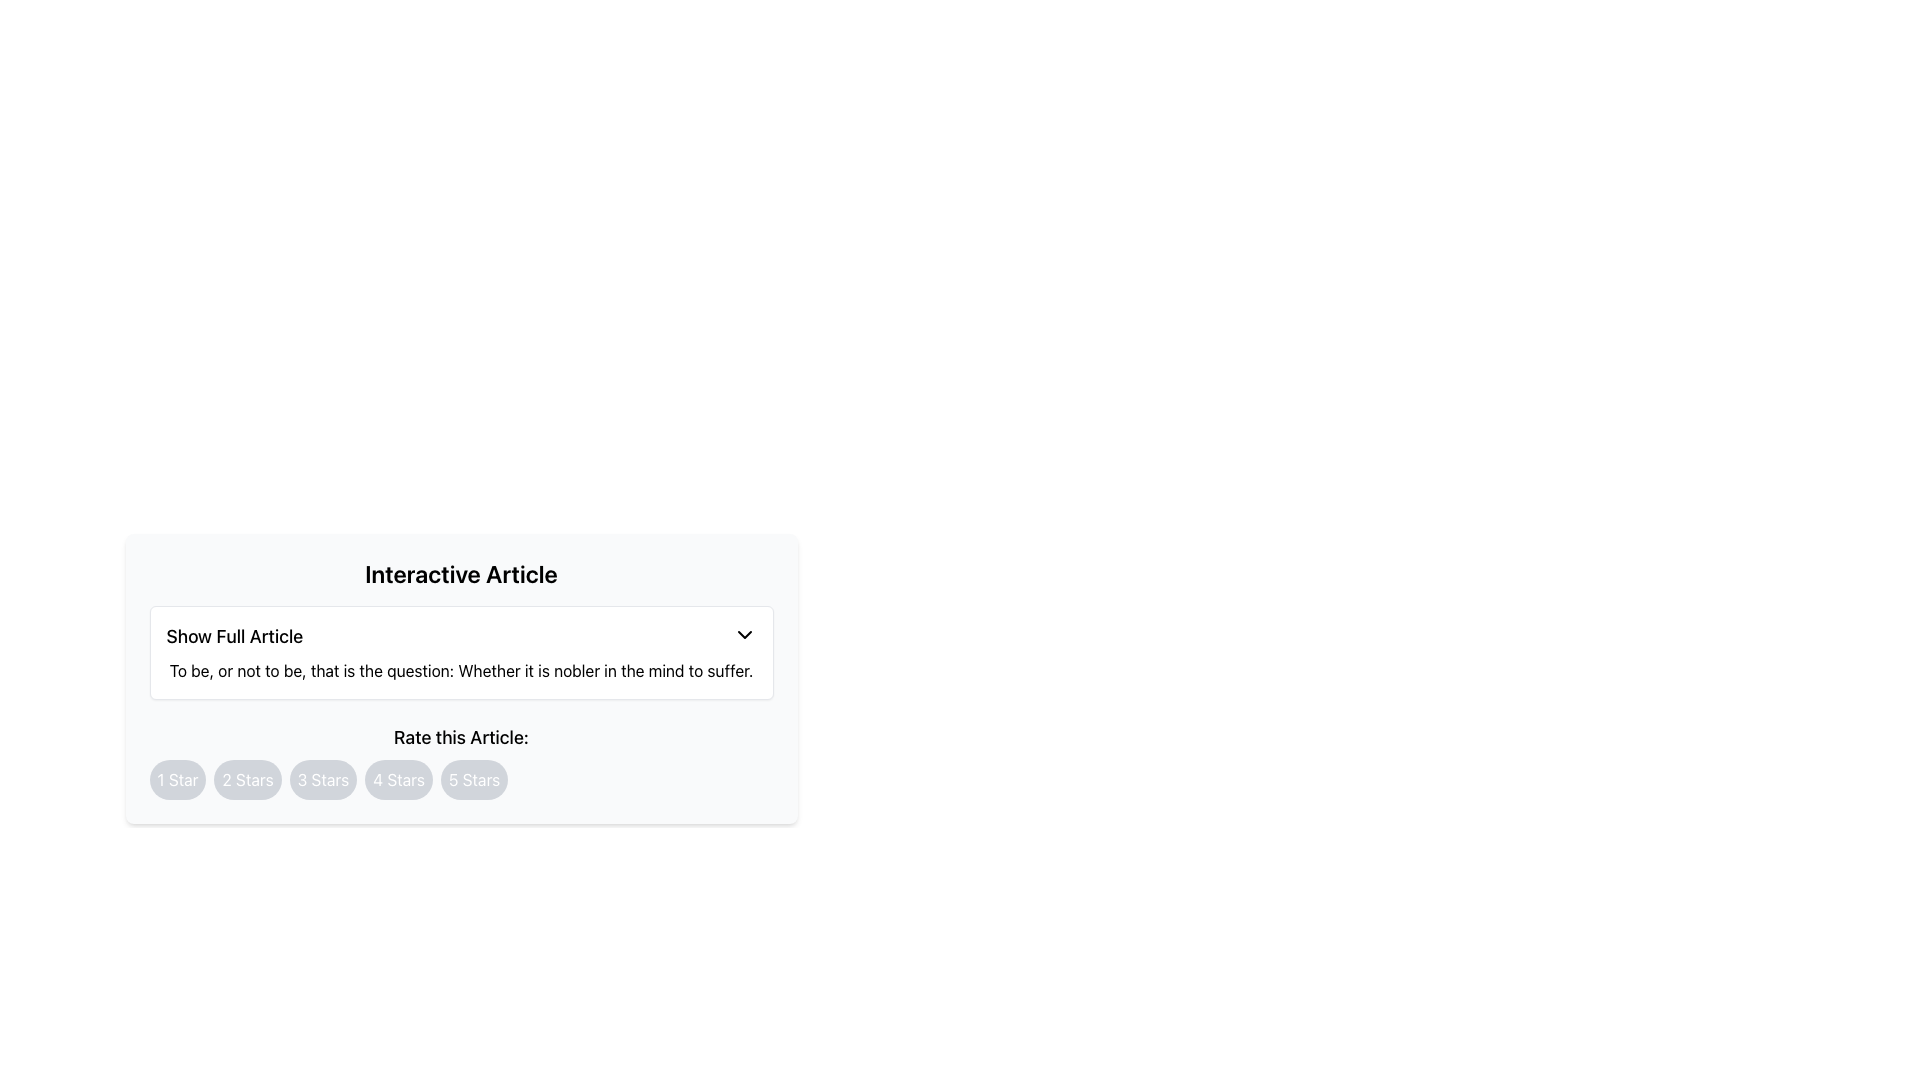  What do you see at coordinates (460, 671) in the screenshot?
I see `content displayed in the static text element located beneath the 'Show Full Article' title and dropdown button` at bounding box center [460, 671].